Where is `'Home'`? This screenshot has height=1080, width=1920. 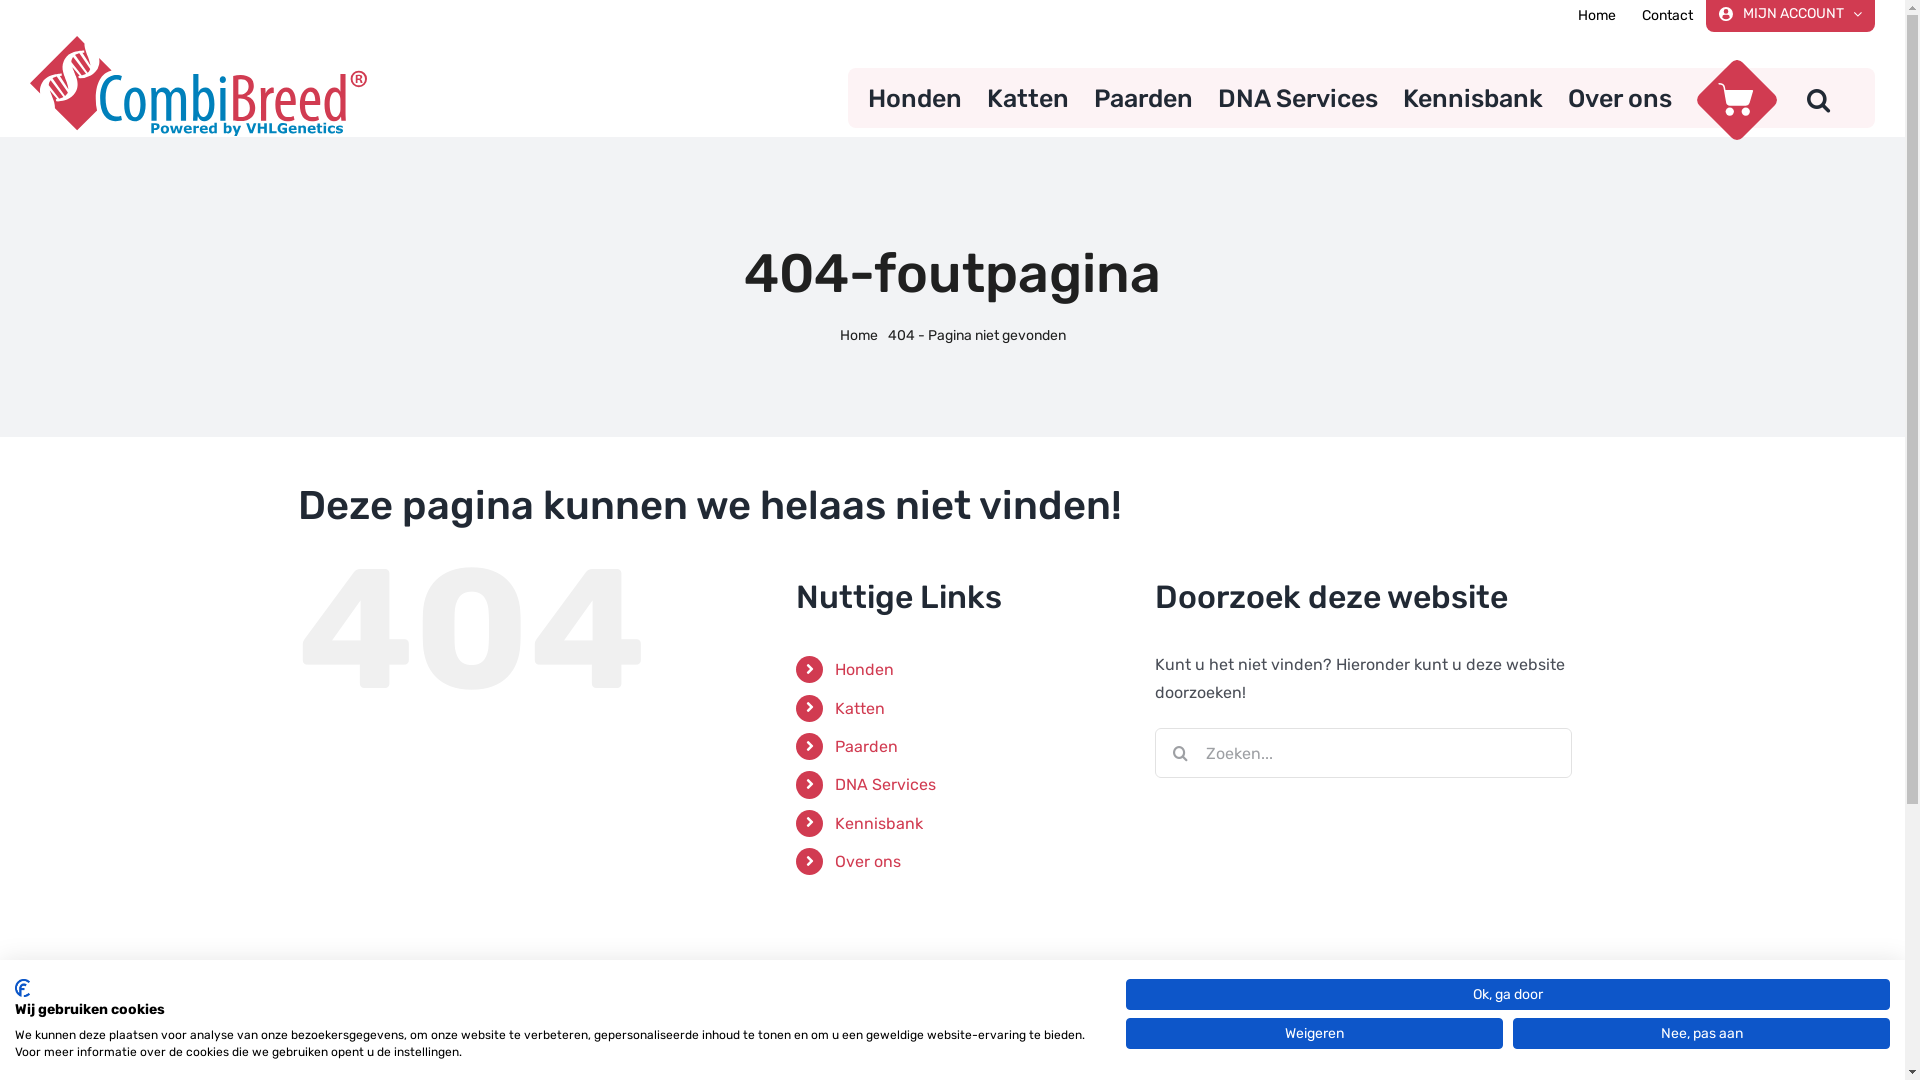 'Home' is located at coordinates (859, 334).